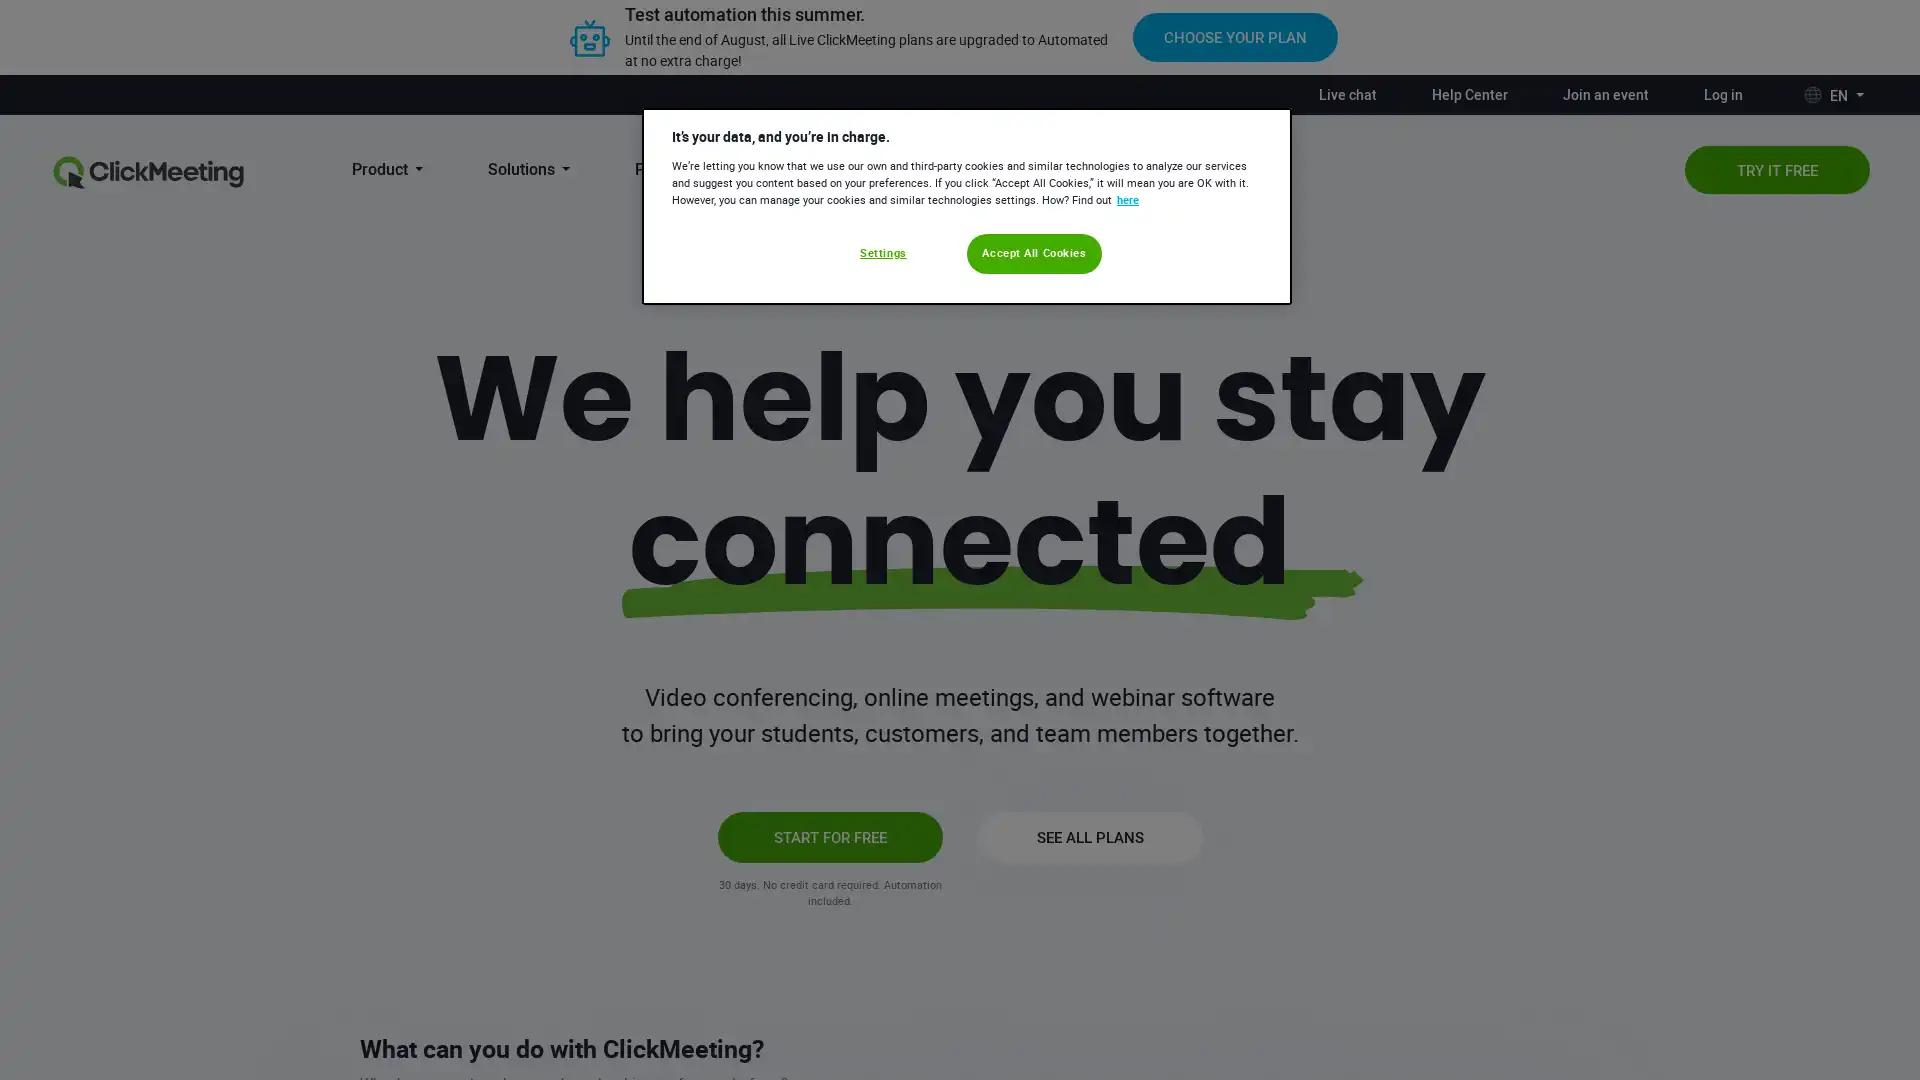 The height and width of the screenshot is (1080, 1920). Describe the element at coordinates (882, 252) in the screenshot. I see `Settings` at that location.